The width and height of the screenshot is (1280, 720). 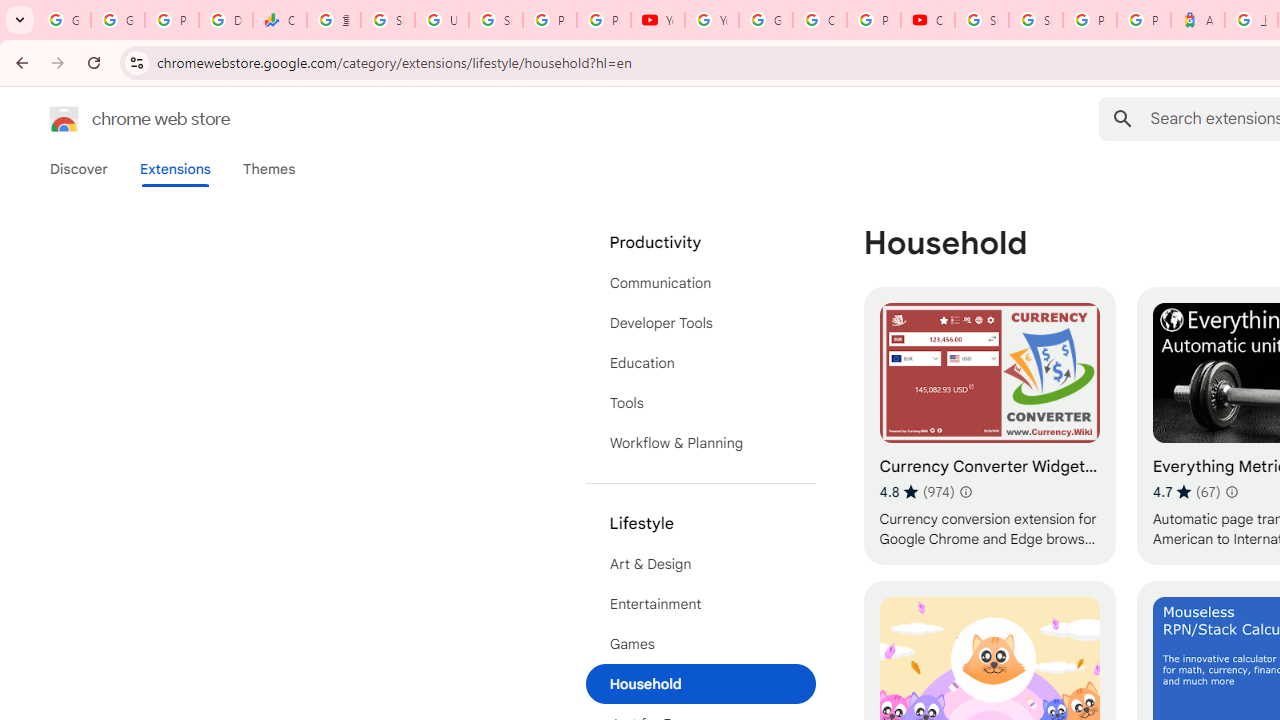 I want to click on 'Google Workspace Admin Community', so click(x=64, y=20).